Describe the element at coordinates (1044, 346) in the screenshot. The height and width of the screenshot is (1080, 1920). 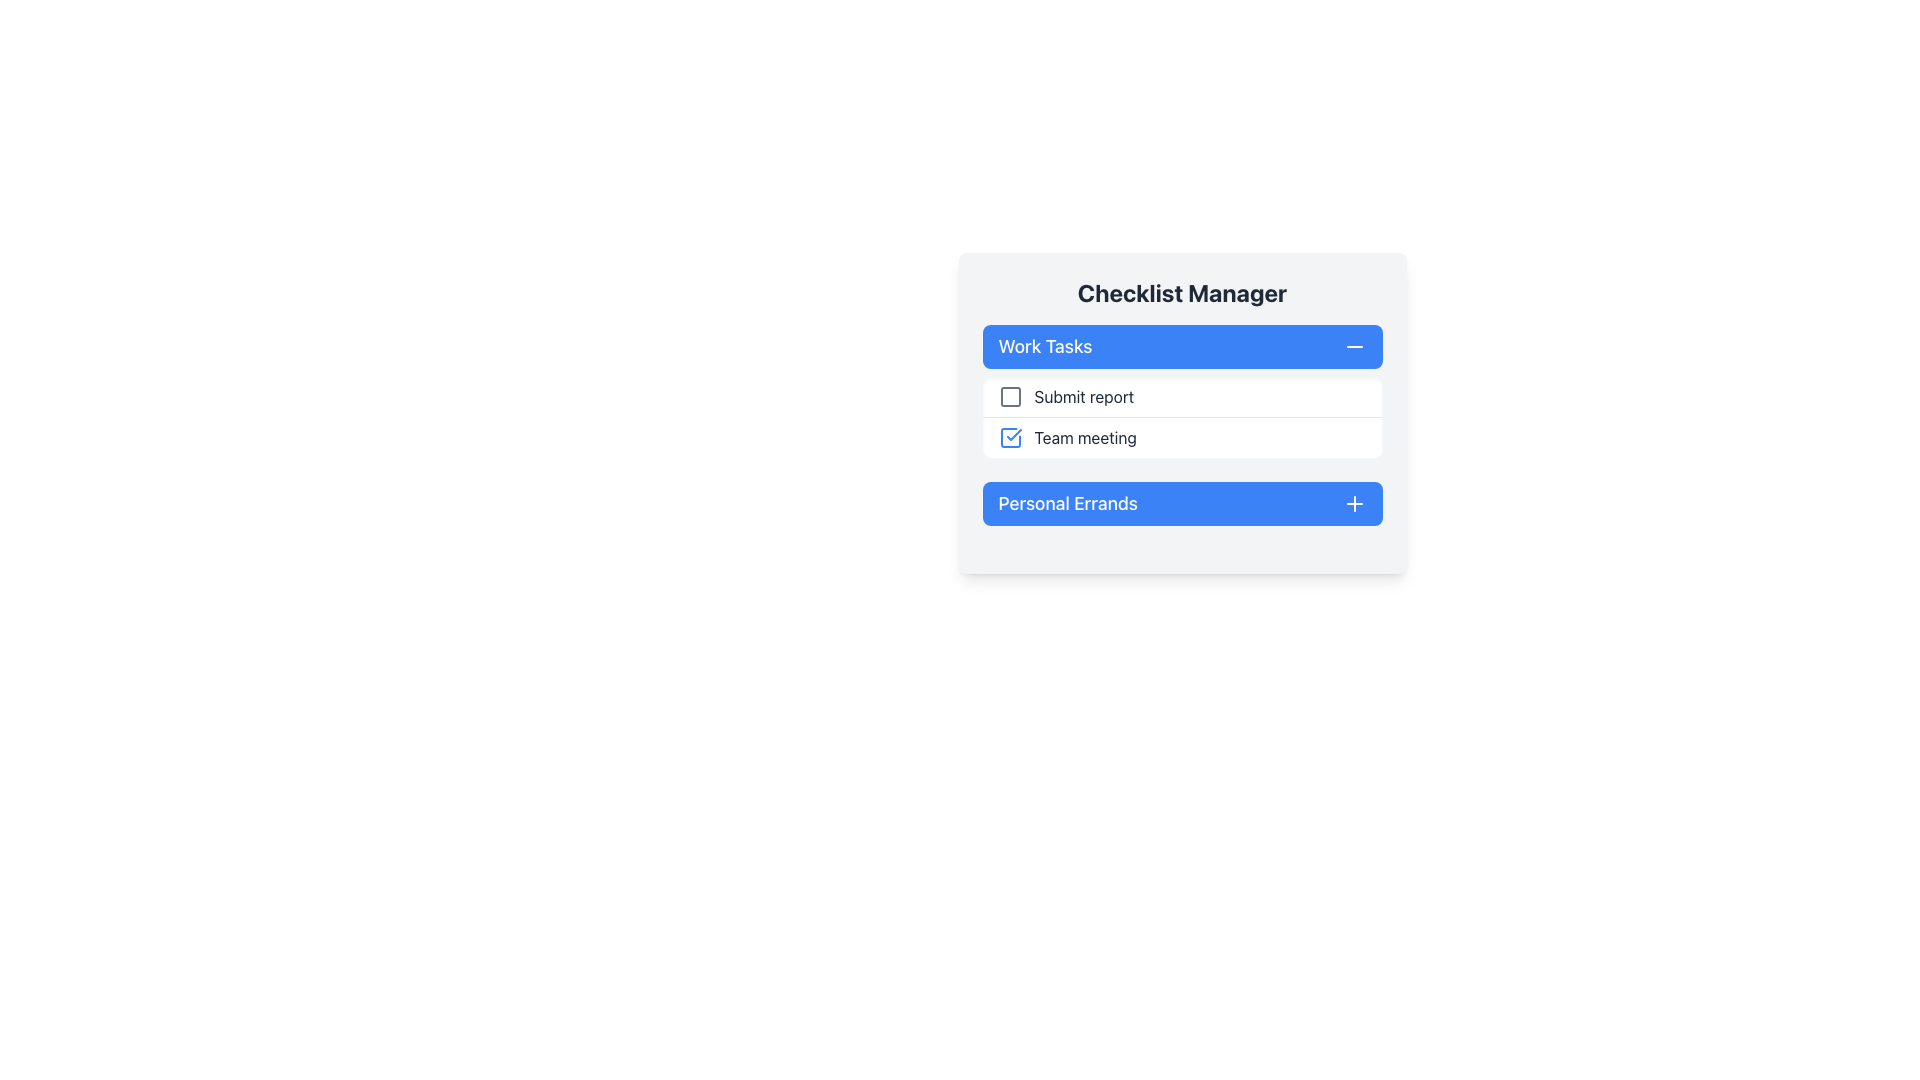
I see `the 'Work Tasks' text label, which is prominently displayed in white on a blue background at the top of the task list interface` at that location.